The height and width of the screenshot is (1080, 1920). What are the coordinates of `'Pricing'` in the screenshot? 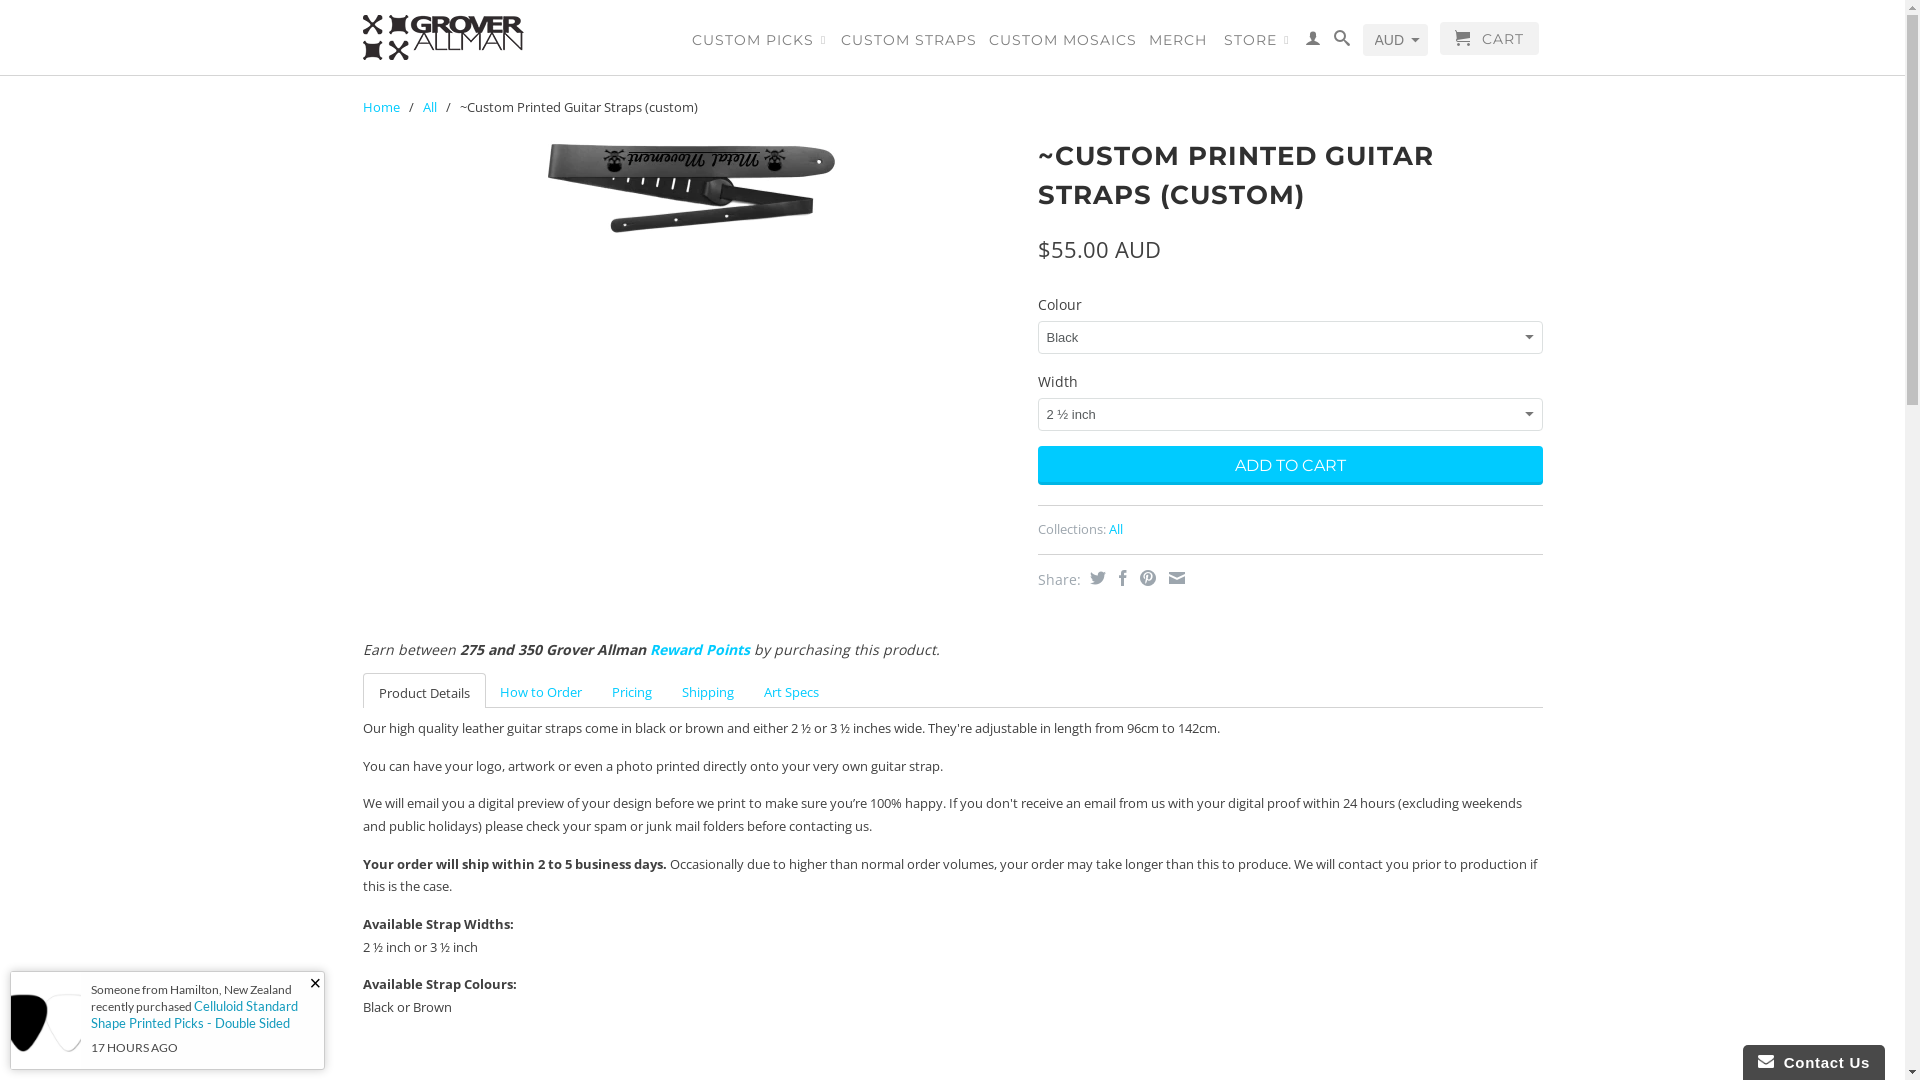 It's located at (629, 690).